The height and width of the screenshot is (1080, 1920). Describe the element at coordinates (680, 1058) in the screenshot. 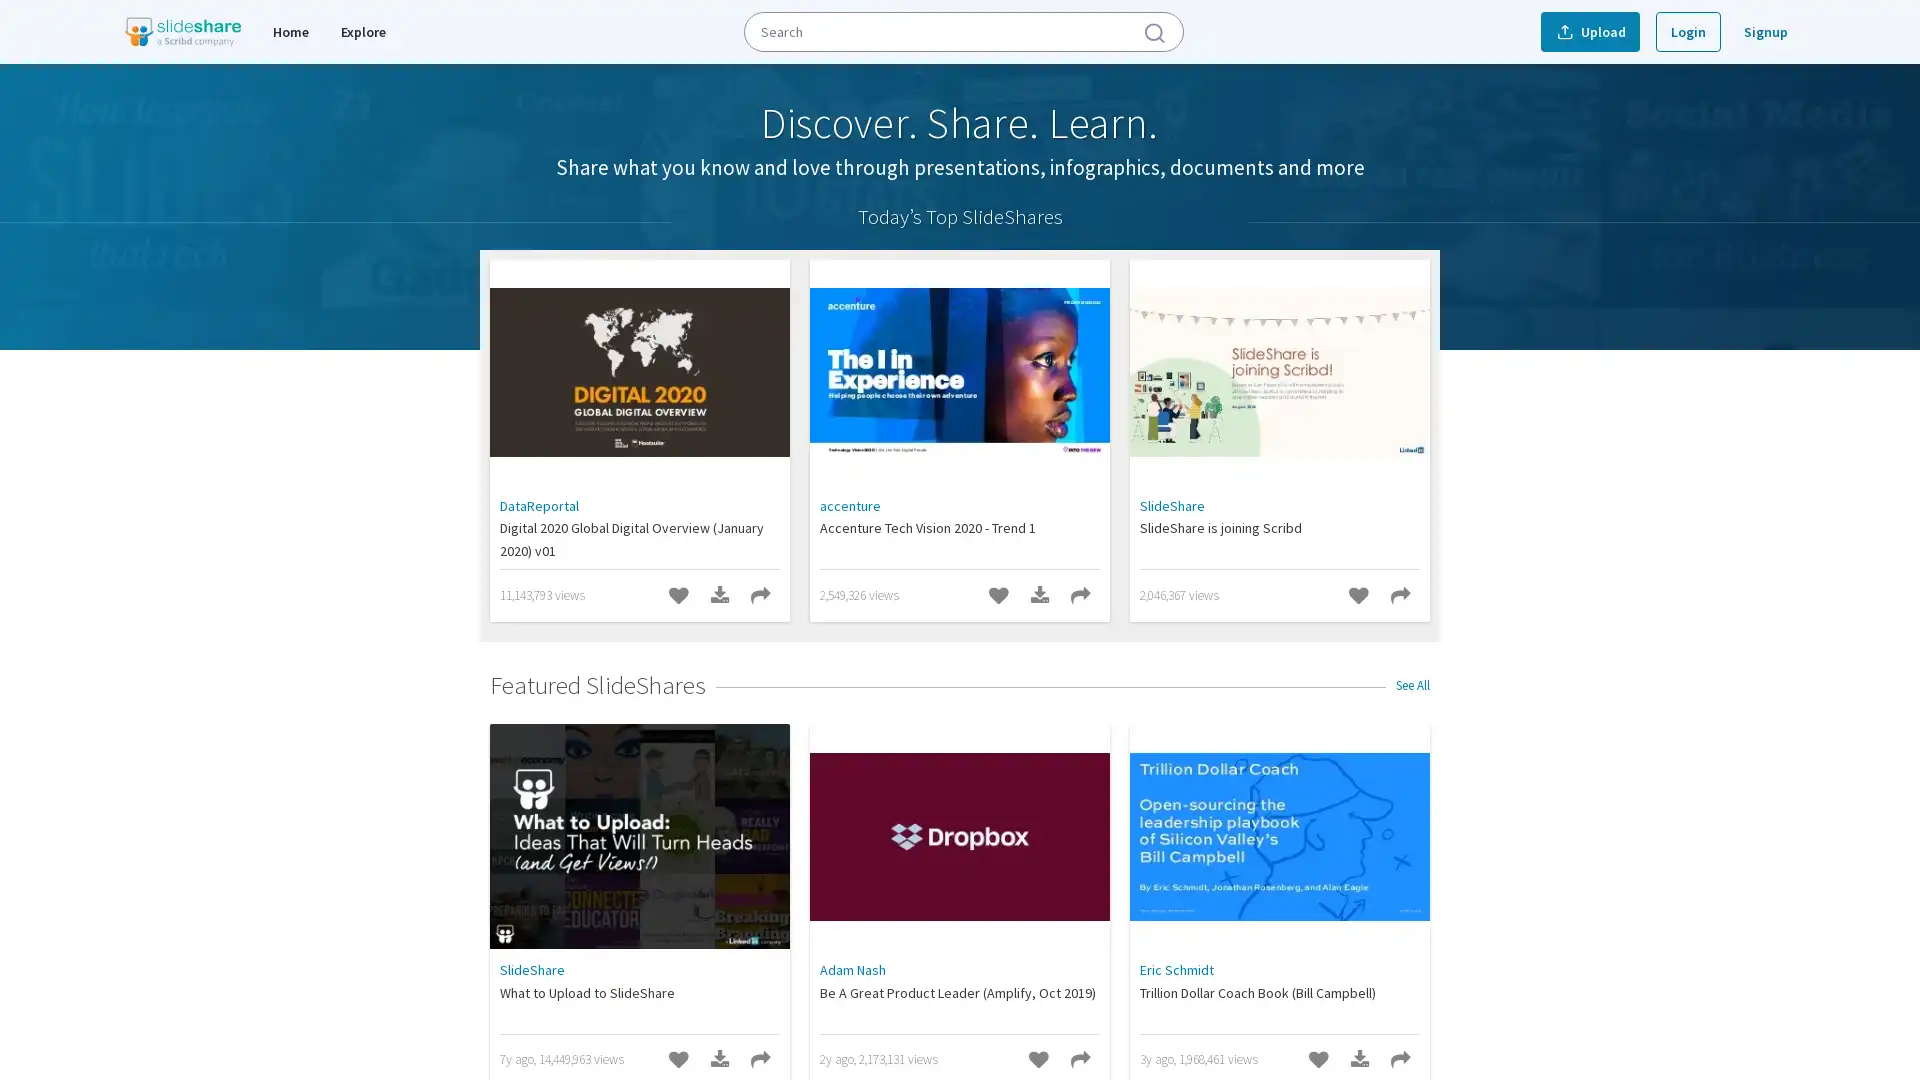

I see `Like What to Upload to SlideShare SlideShare.` at that location.